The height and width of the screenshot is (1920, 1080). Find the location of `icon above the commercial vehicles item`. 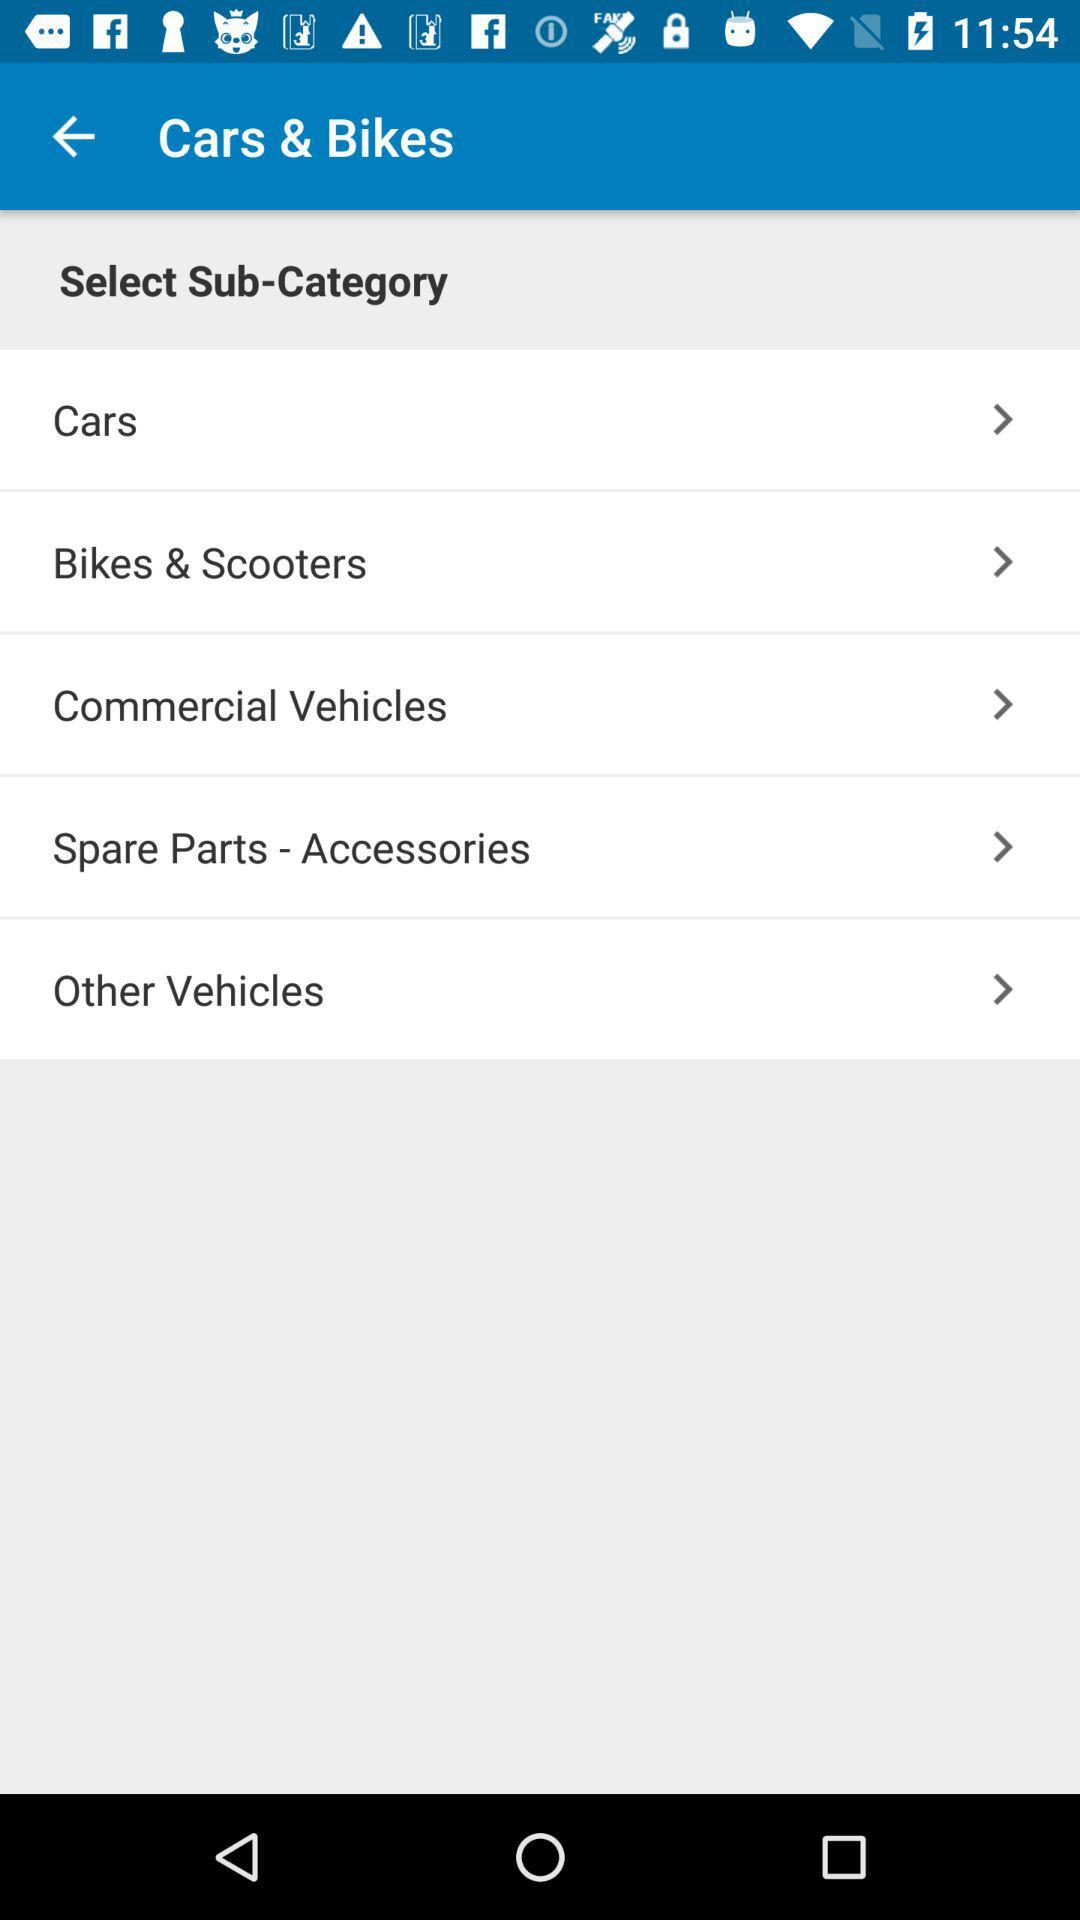

icon above the commercial vehicles item is located at coordinates (566, 560).